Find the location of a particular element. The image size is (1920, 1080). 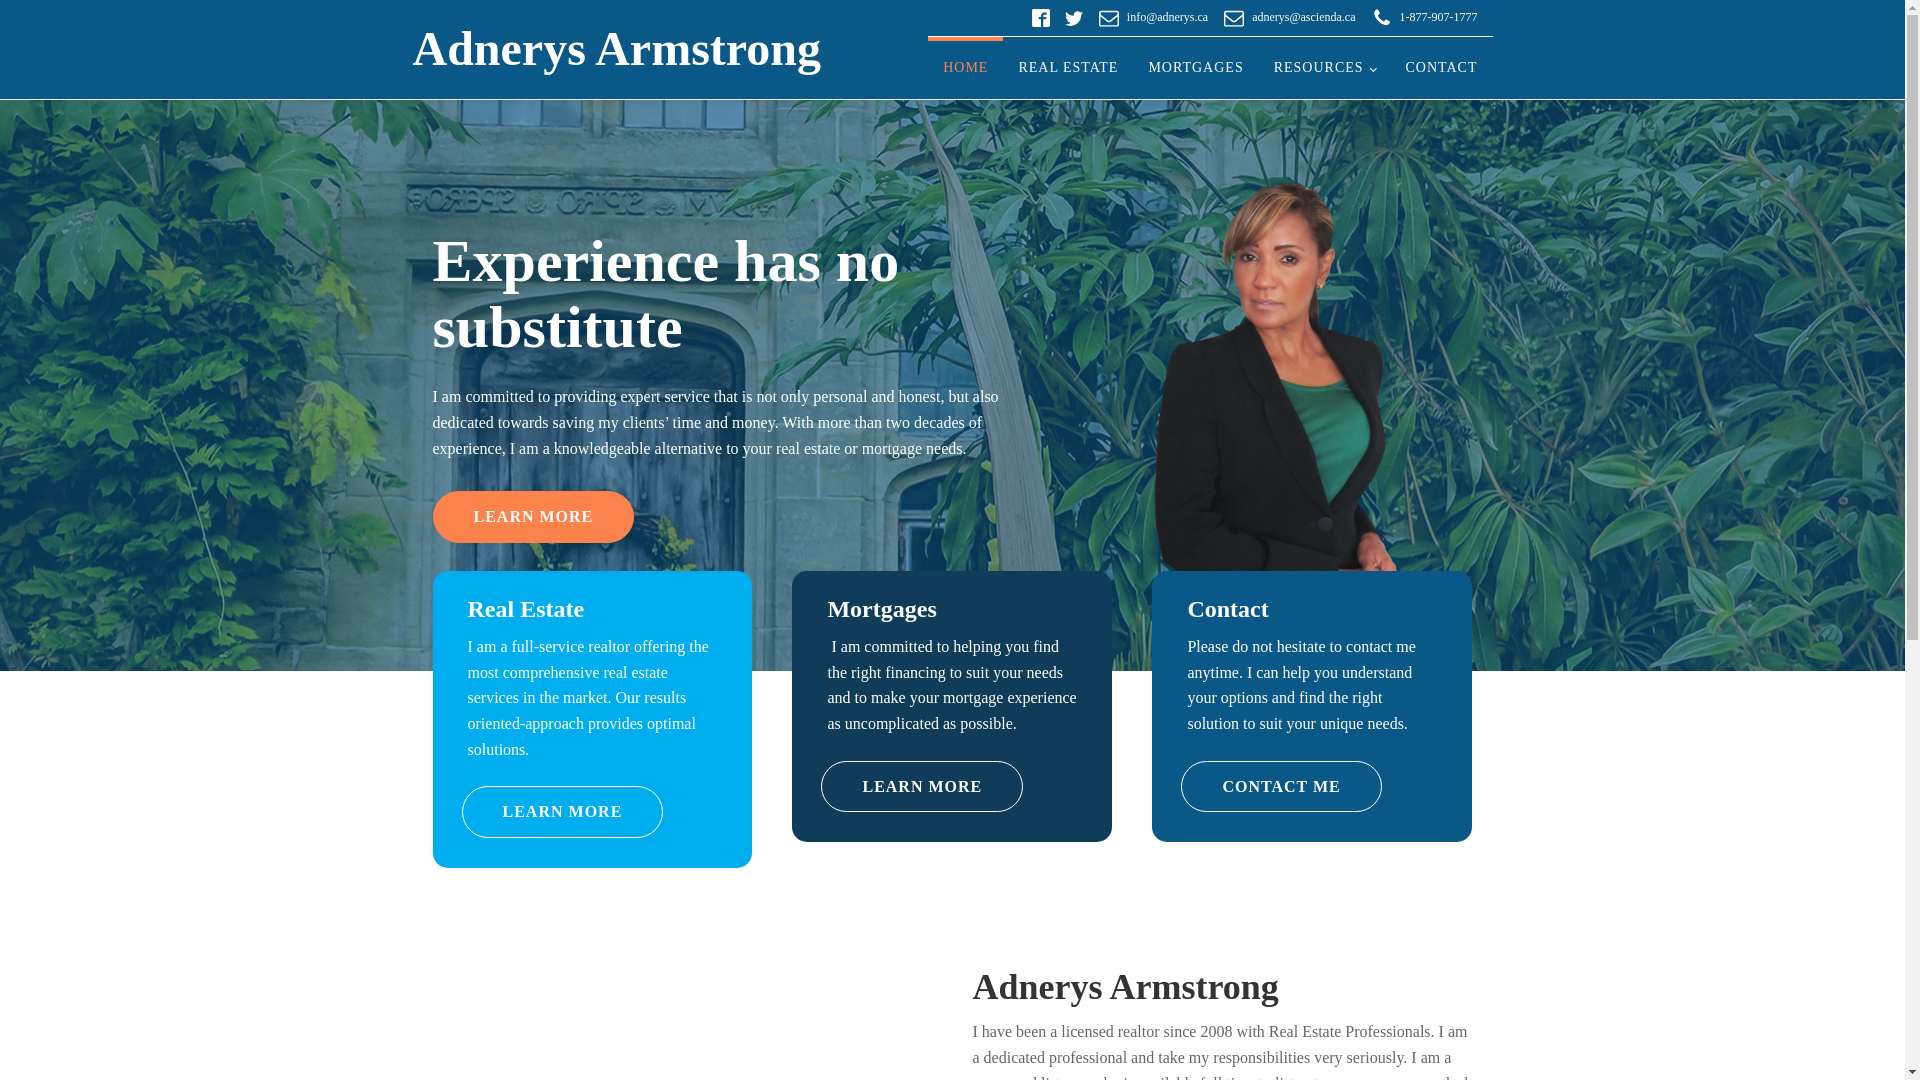

'MORTGAGES' is located at coordinates (1132, 67).